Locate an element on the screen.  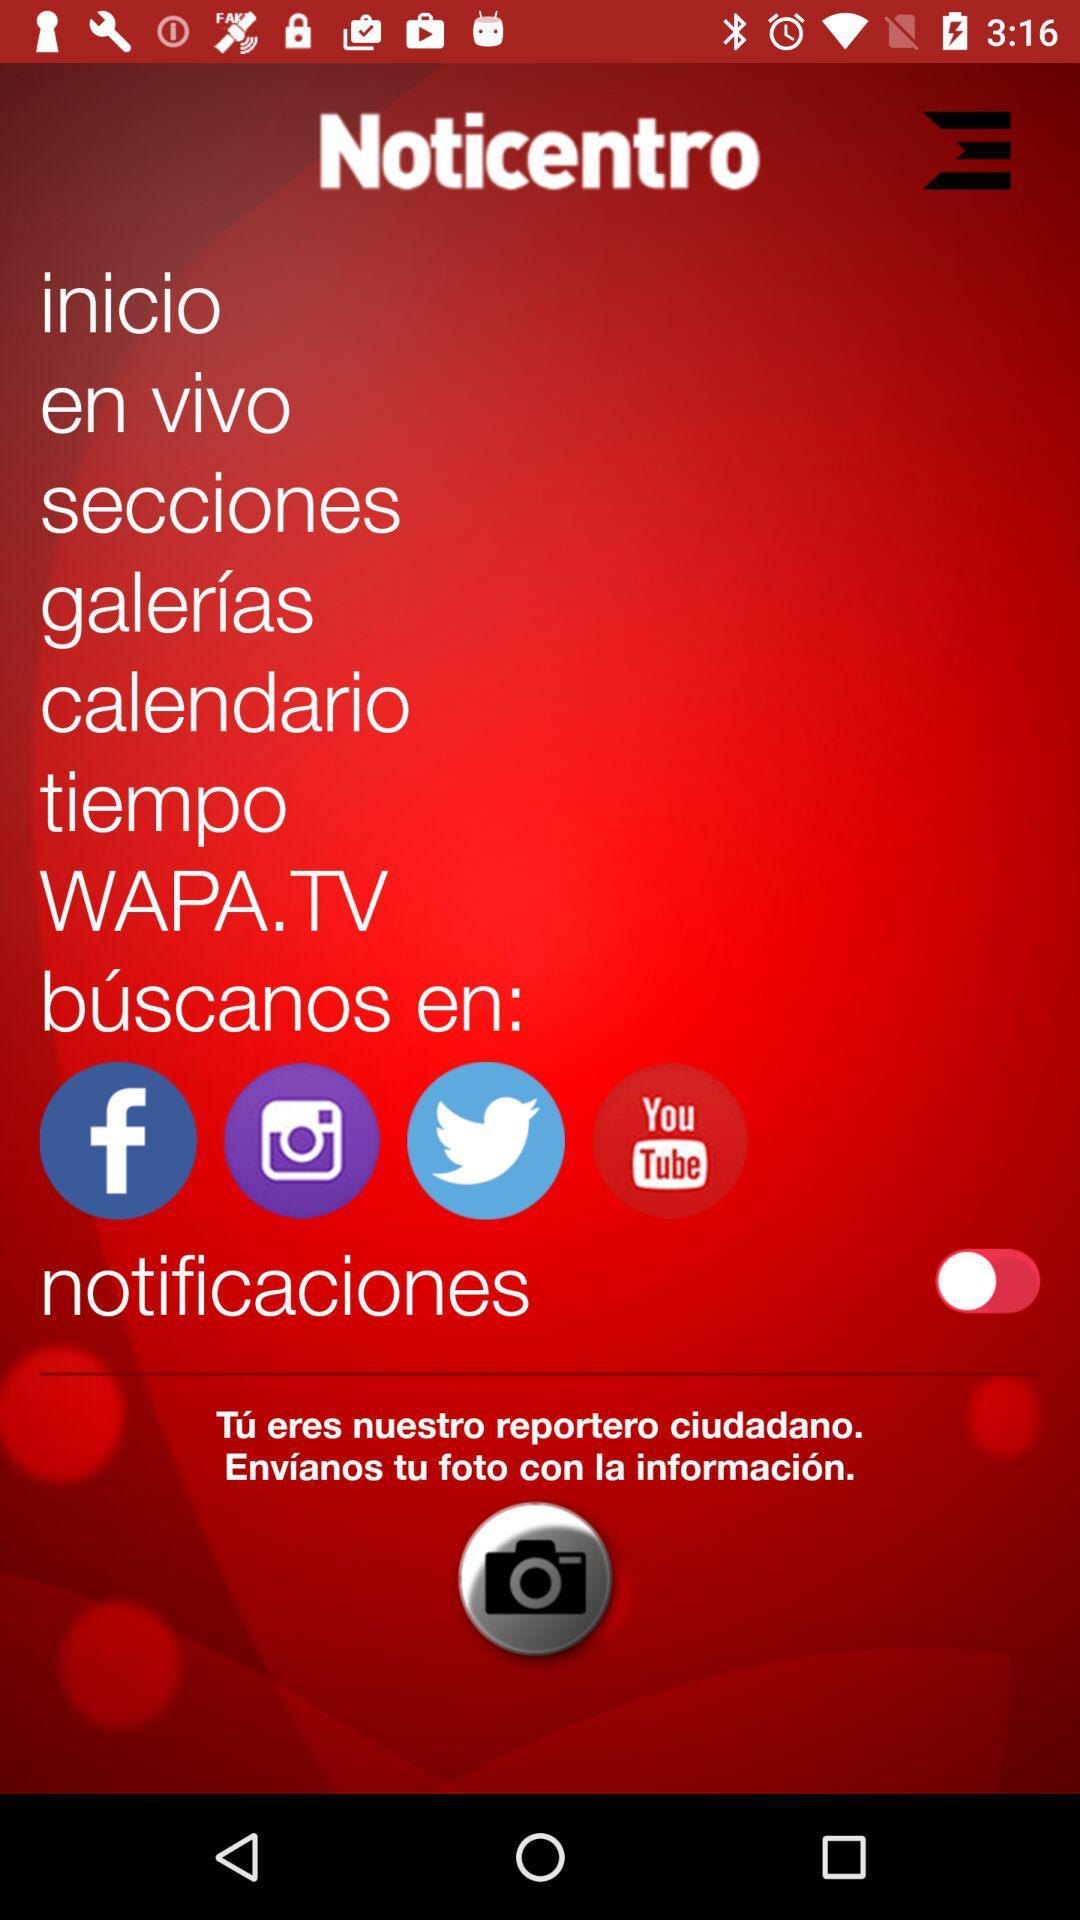
the face book is located at coordinates (118, 1140).